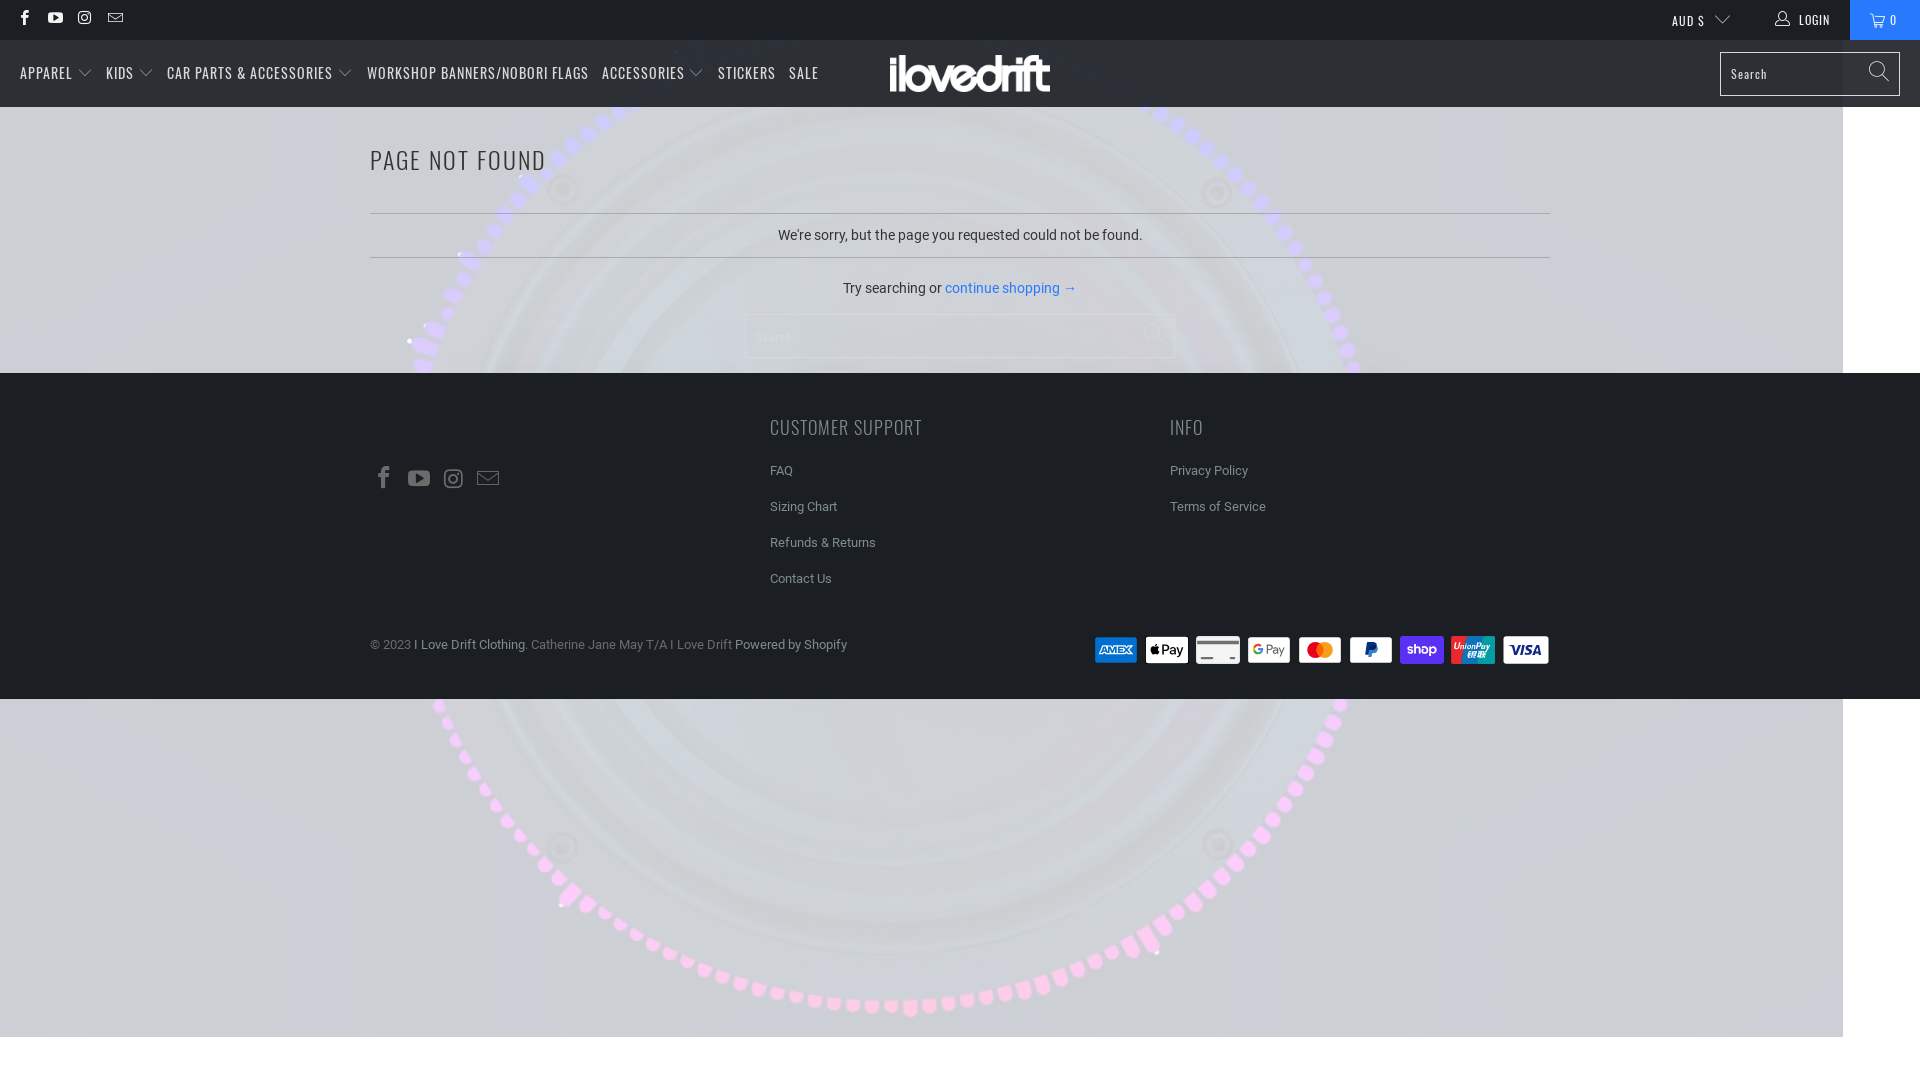 The height and width of the screenshot is (1080, 1920). I want to click on 'APPAREL', so click(56, 72).